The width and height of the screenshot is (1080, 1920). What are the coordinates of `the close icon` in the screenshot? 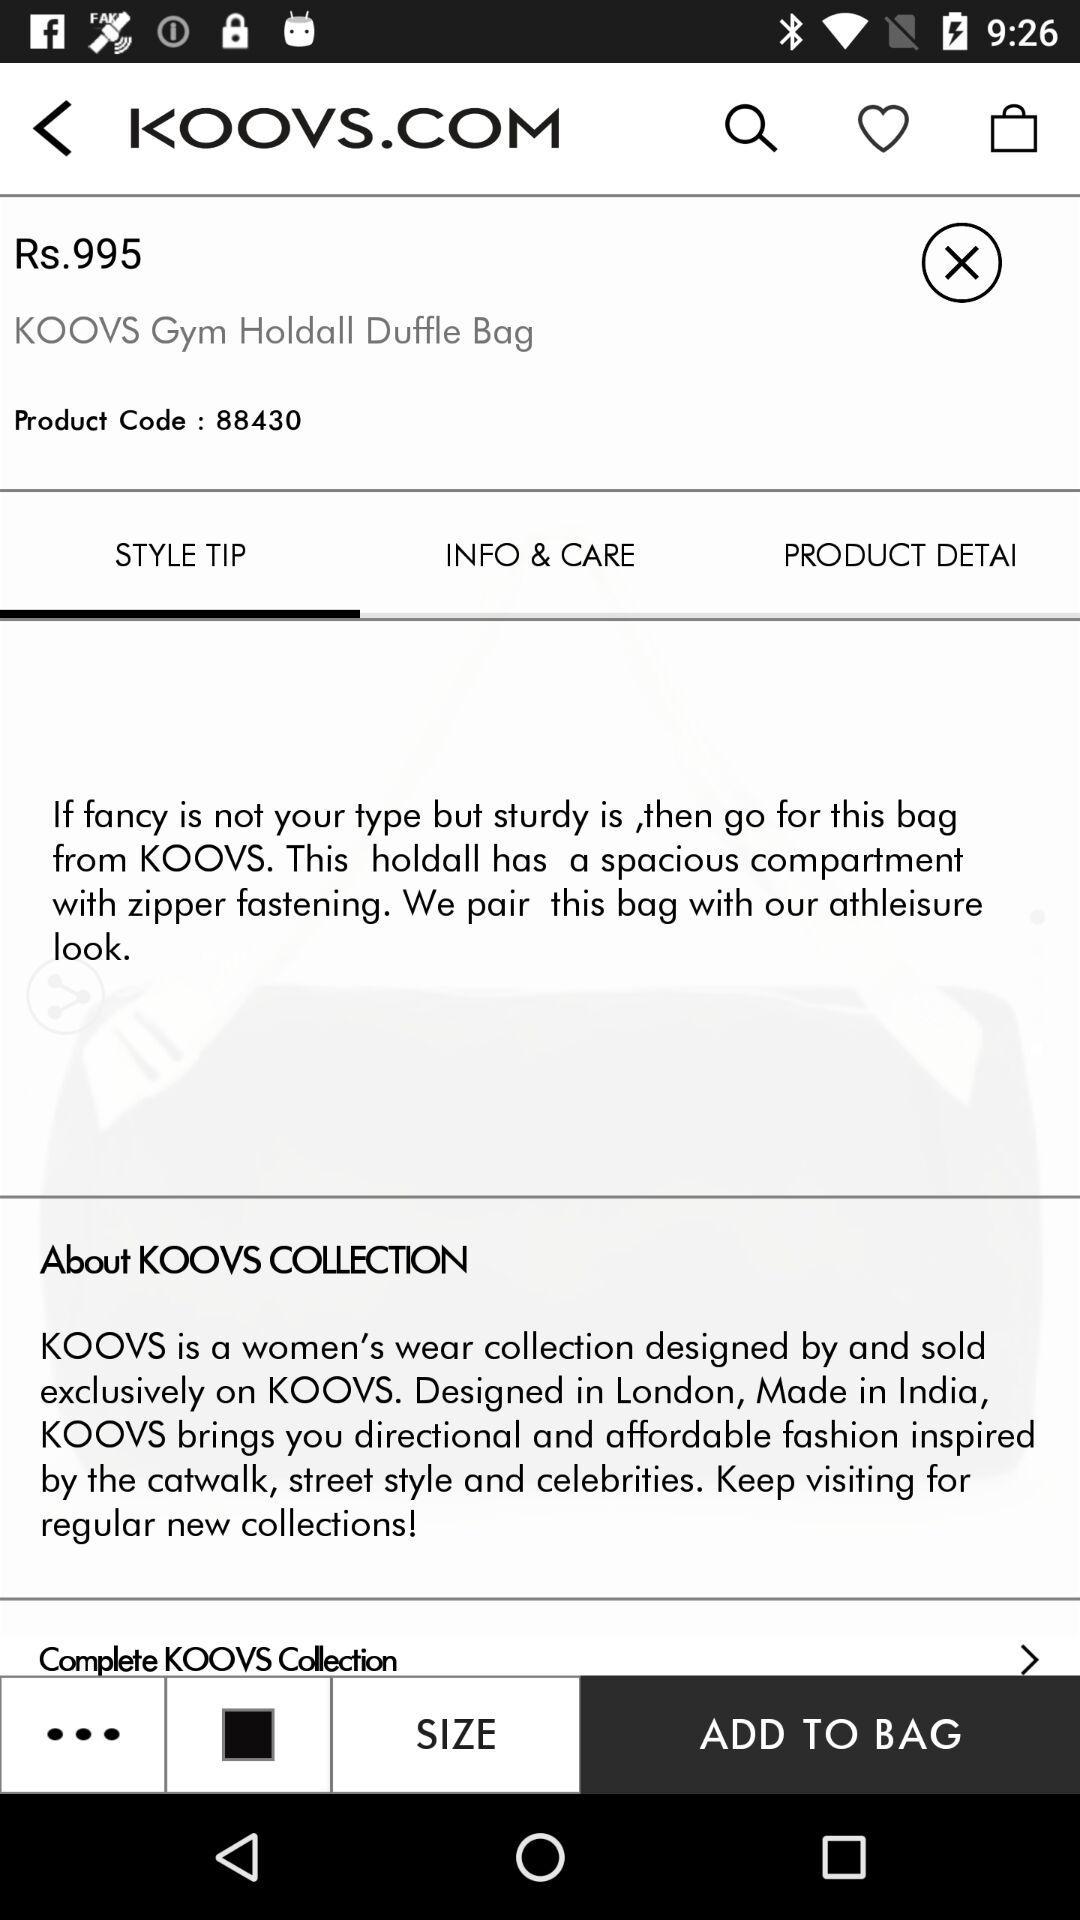 It's located at (960, 261).